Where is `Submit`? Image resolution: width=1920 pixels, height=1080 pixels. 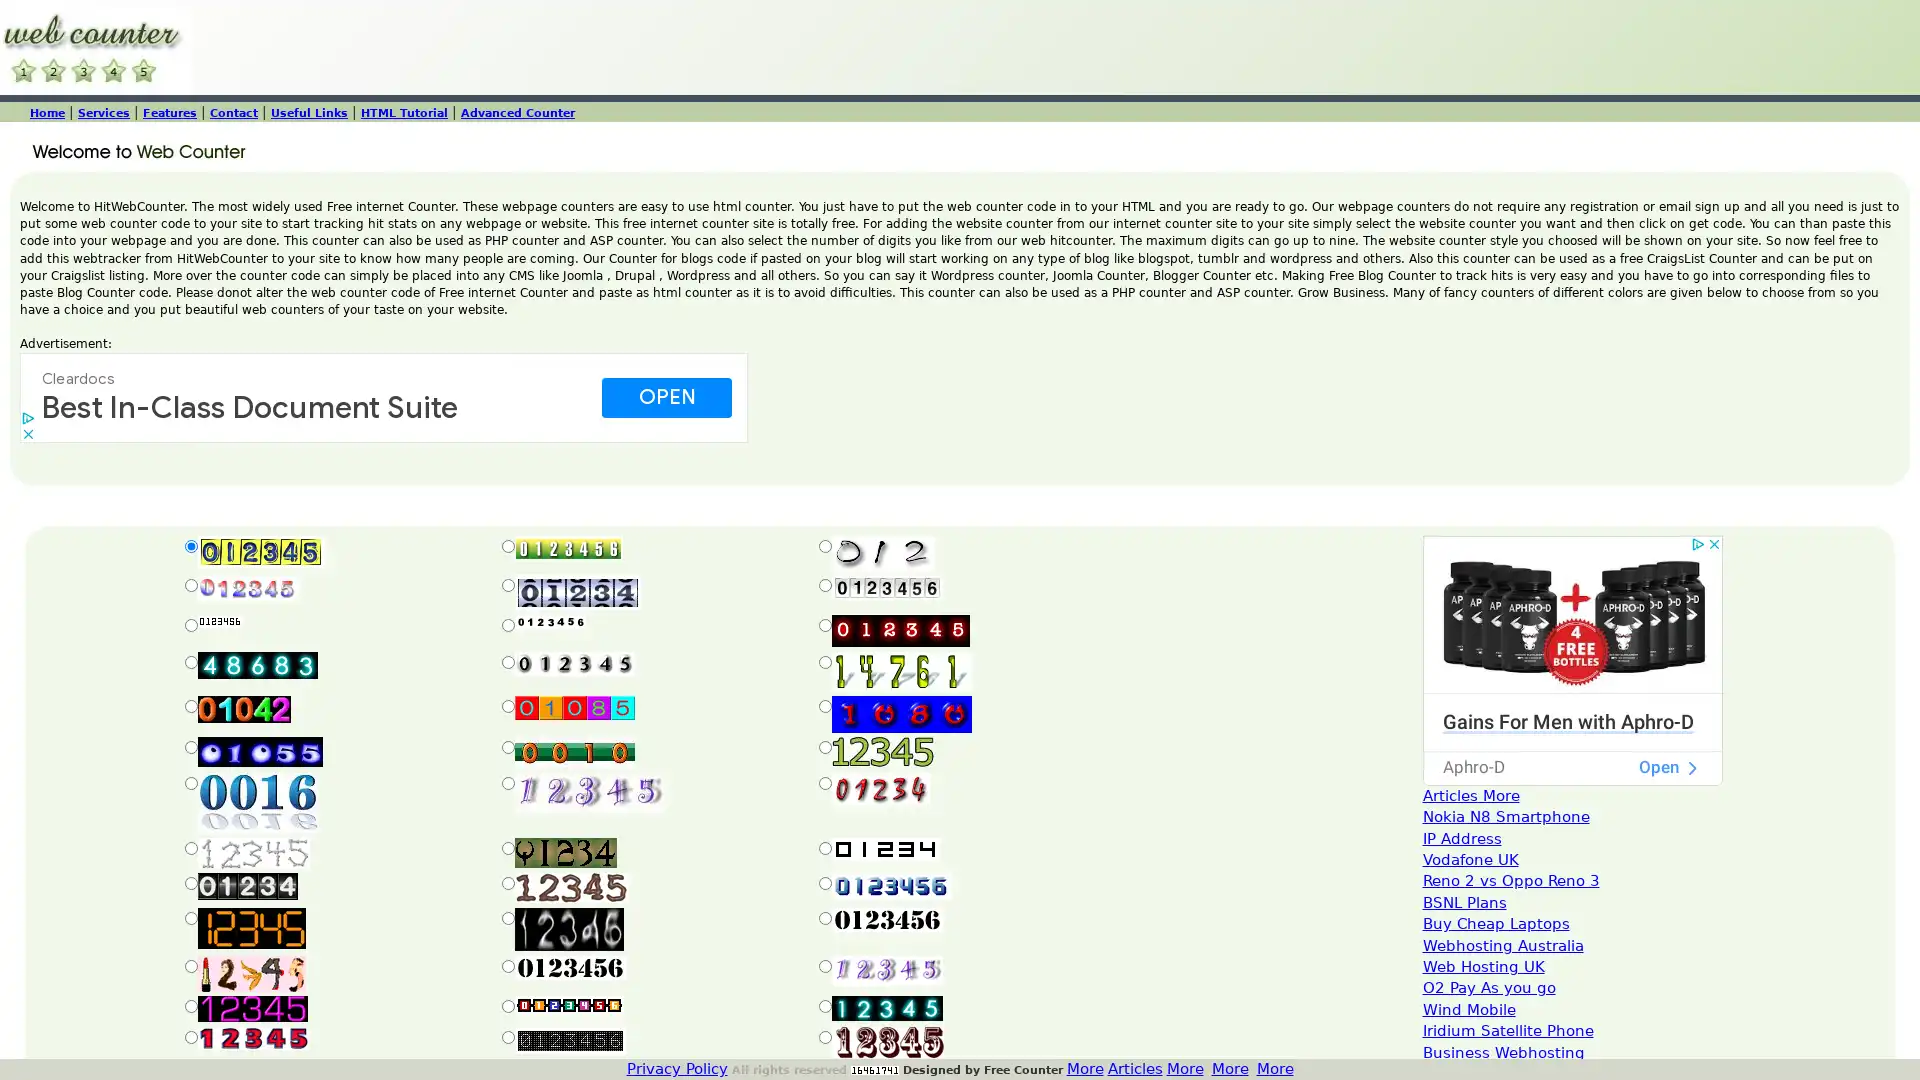
Submit is located at coordinates (881, 552).